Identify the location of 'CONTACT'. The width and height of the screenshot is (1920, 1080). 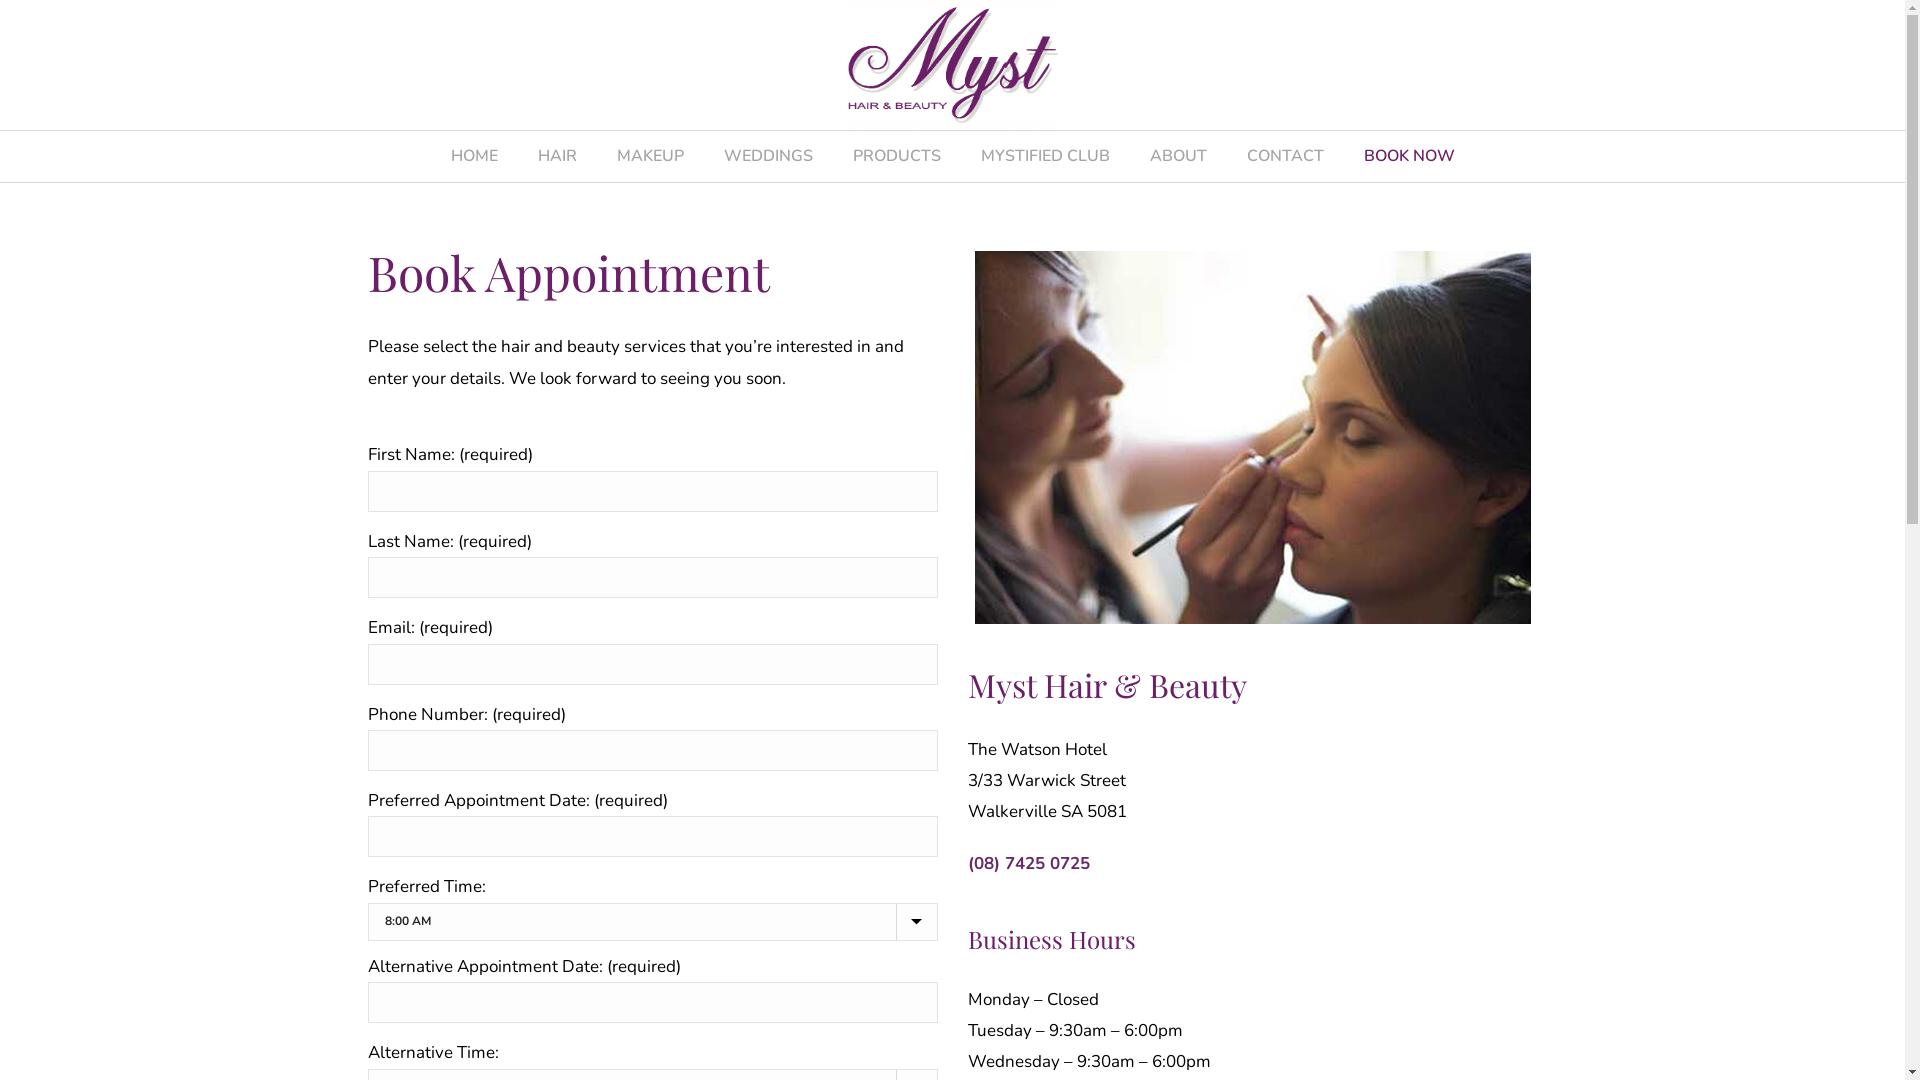
(1284, 155).